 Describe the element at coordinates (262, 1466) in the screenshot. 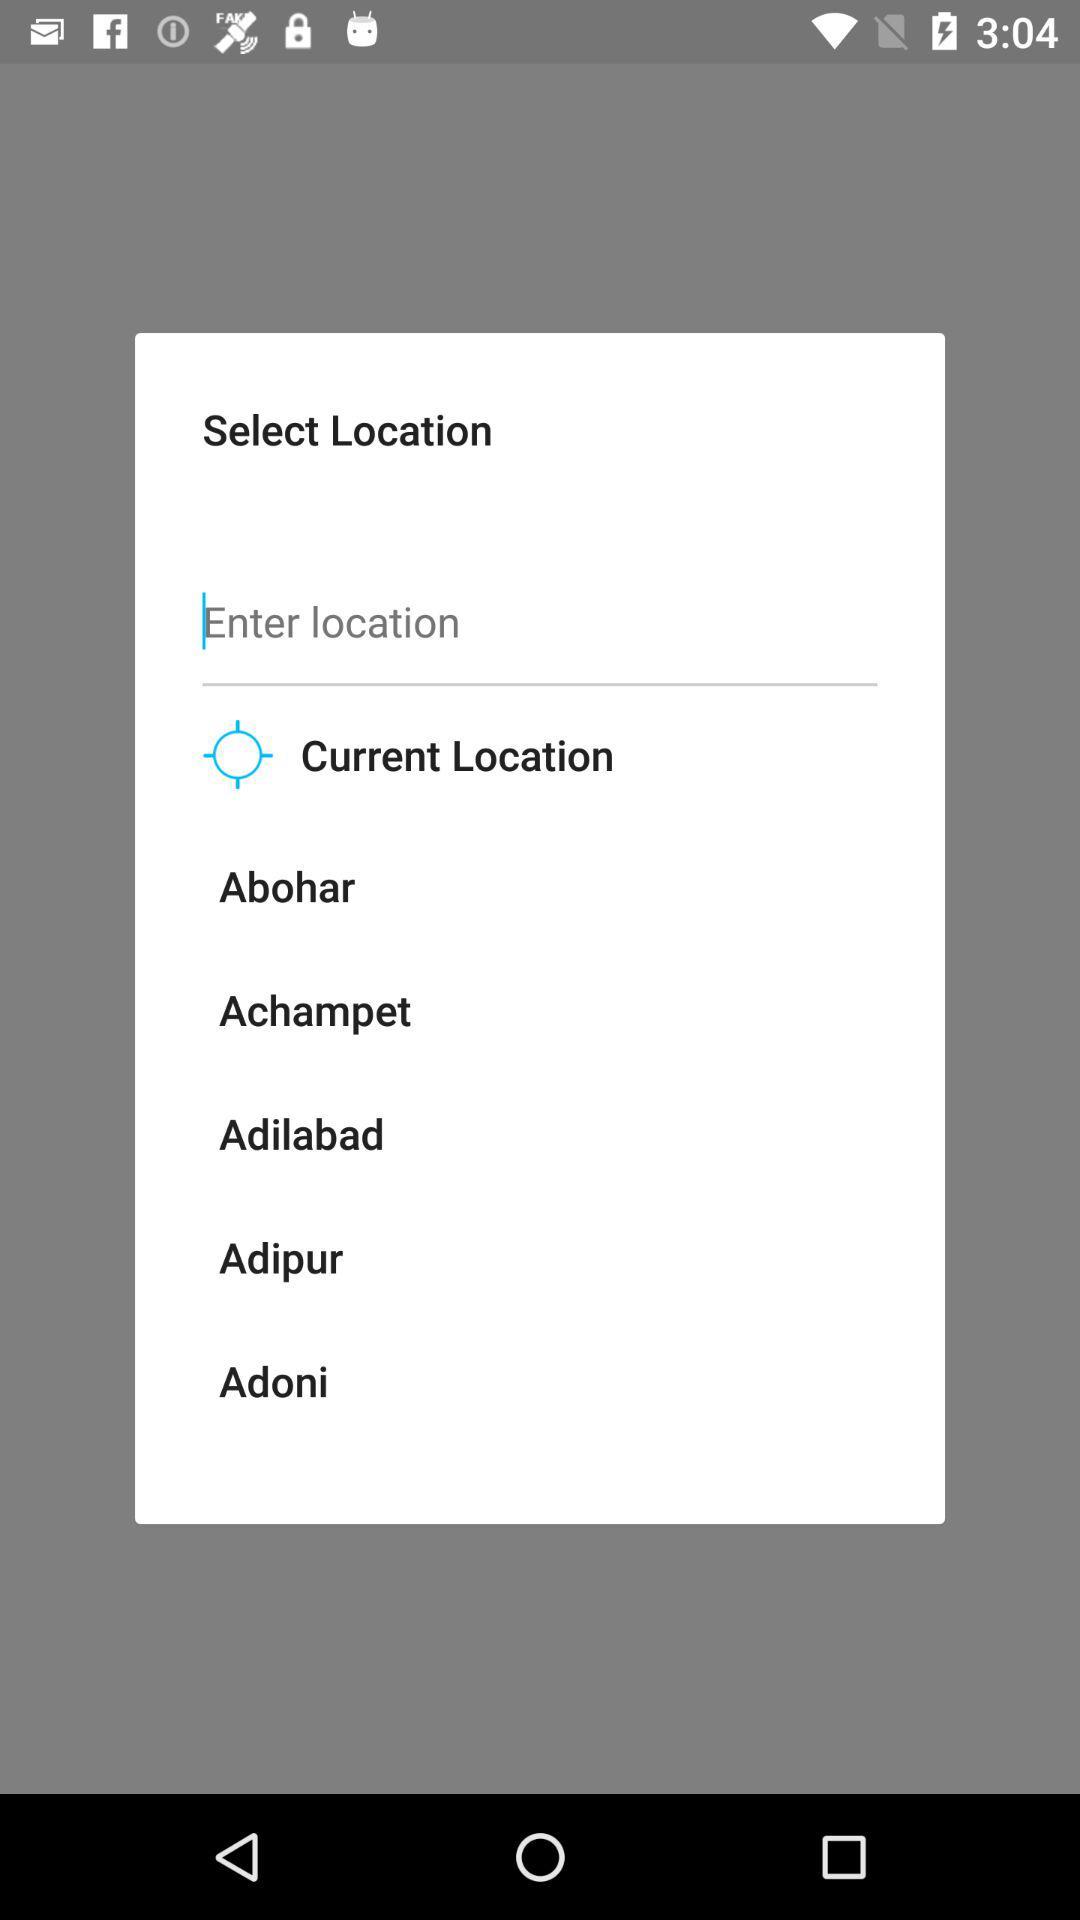

I see `agra` at that location.